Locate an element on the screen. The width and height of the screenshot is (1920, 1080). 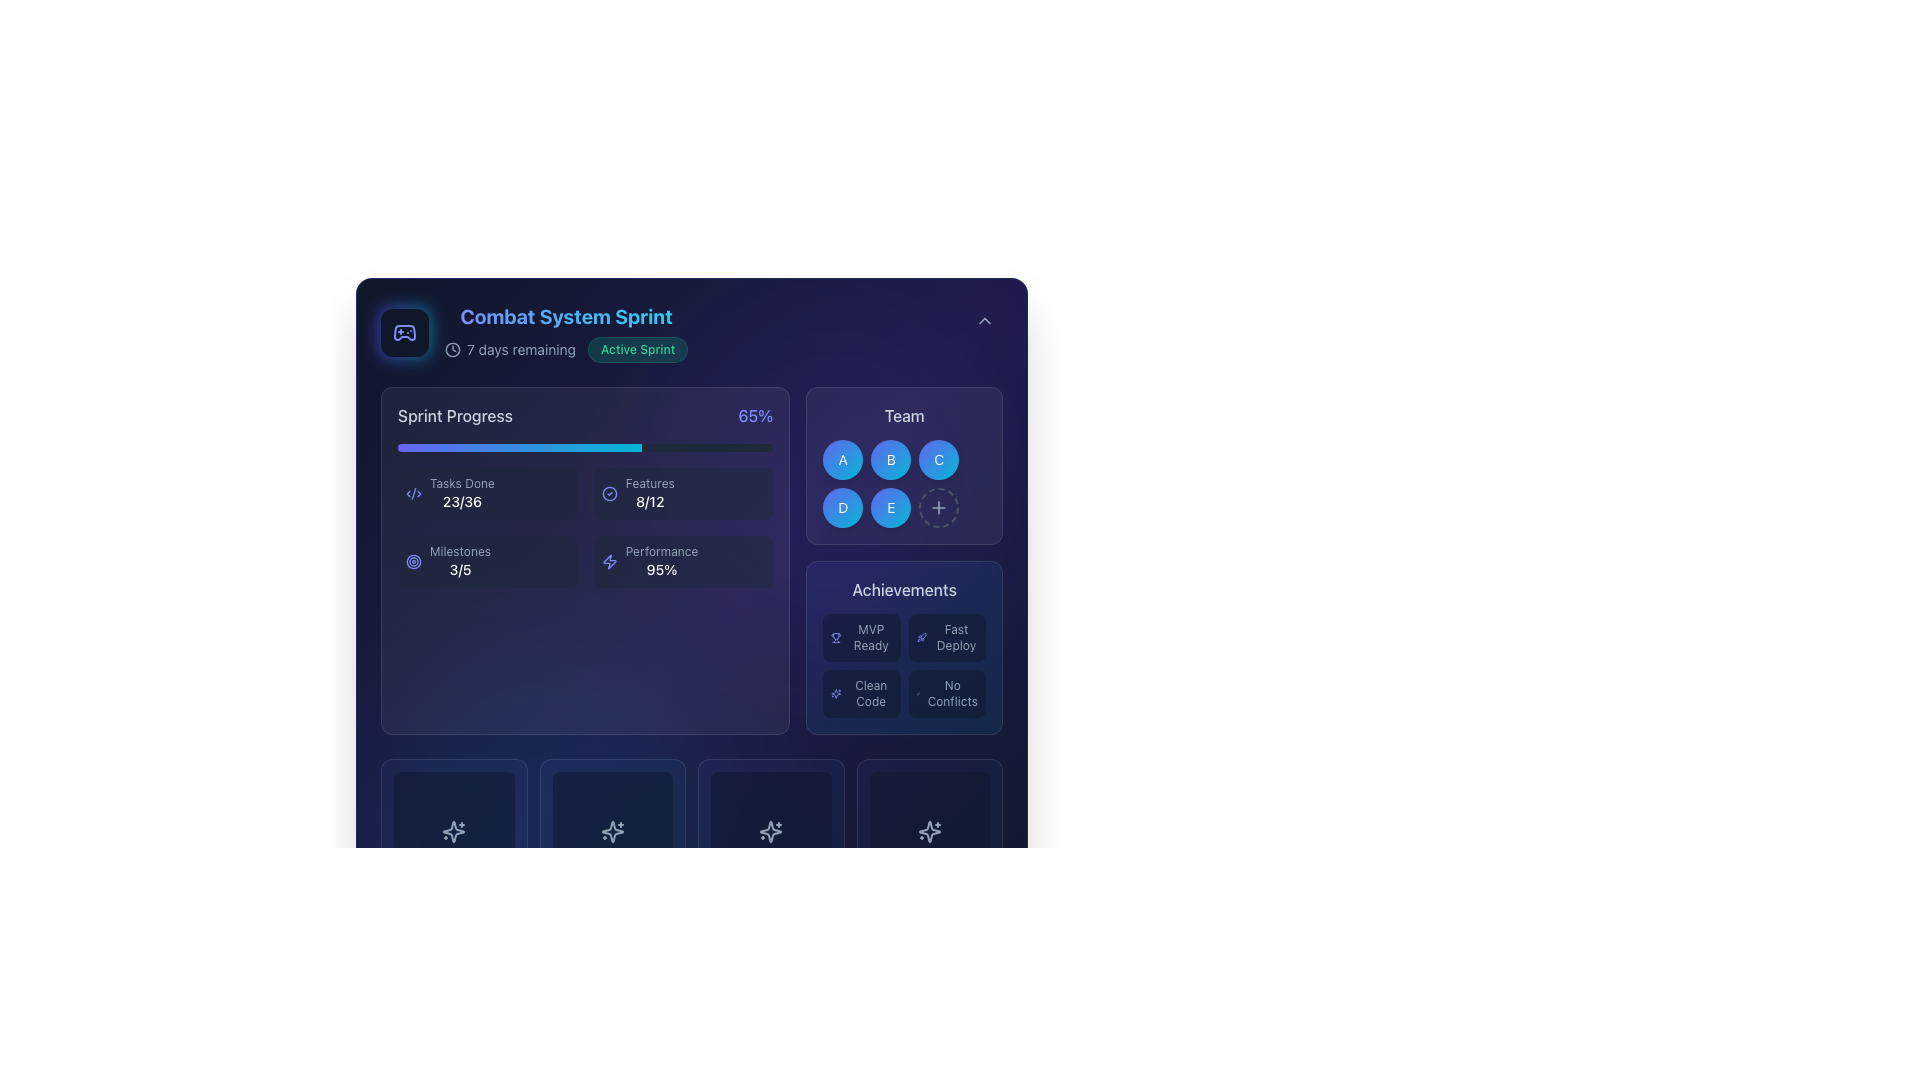
the button labeled 'E' in the 'Team' section is located at coordinates (890, 507).